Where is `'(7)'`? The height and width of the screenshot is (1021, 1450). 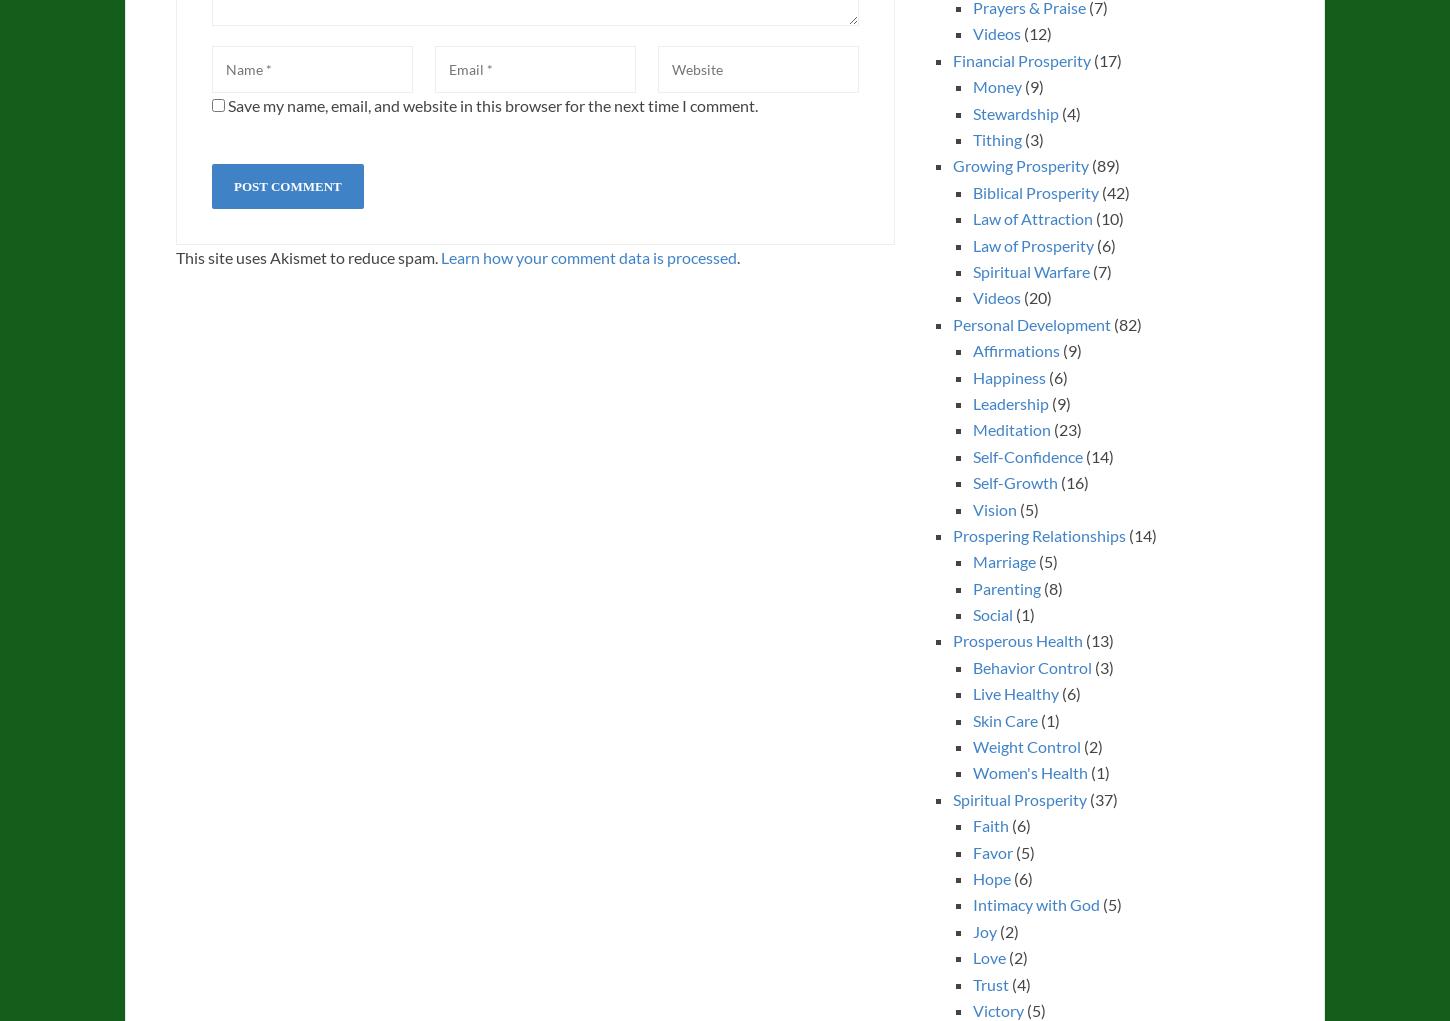
'(7)' is located at coordinates (1098, 269).